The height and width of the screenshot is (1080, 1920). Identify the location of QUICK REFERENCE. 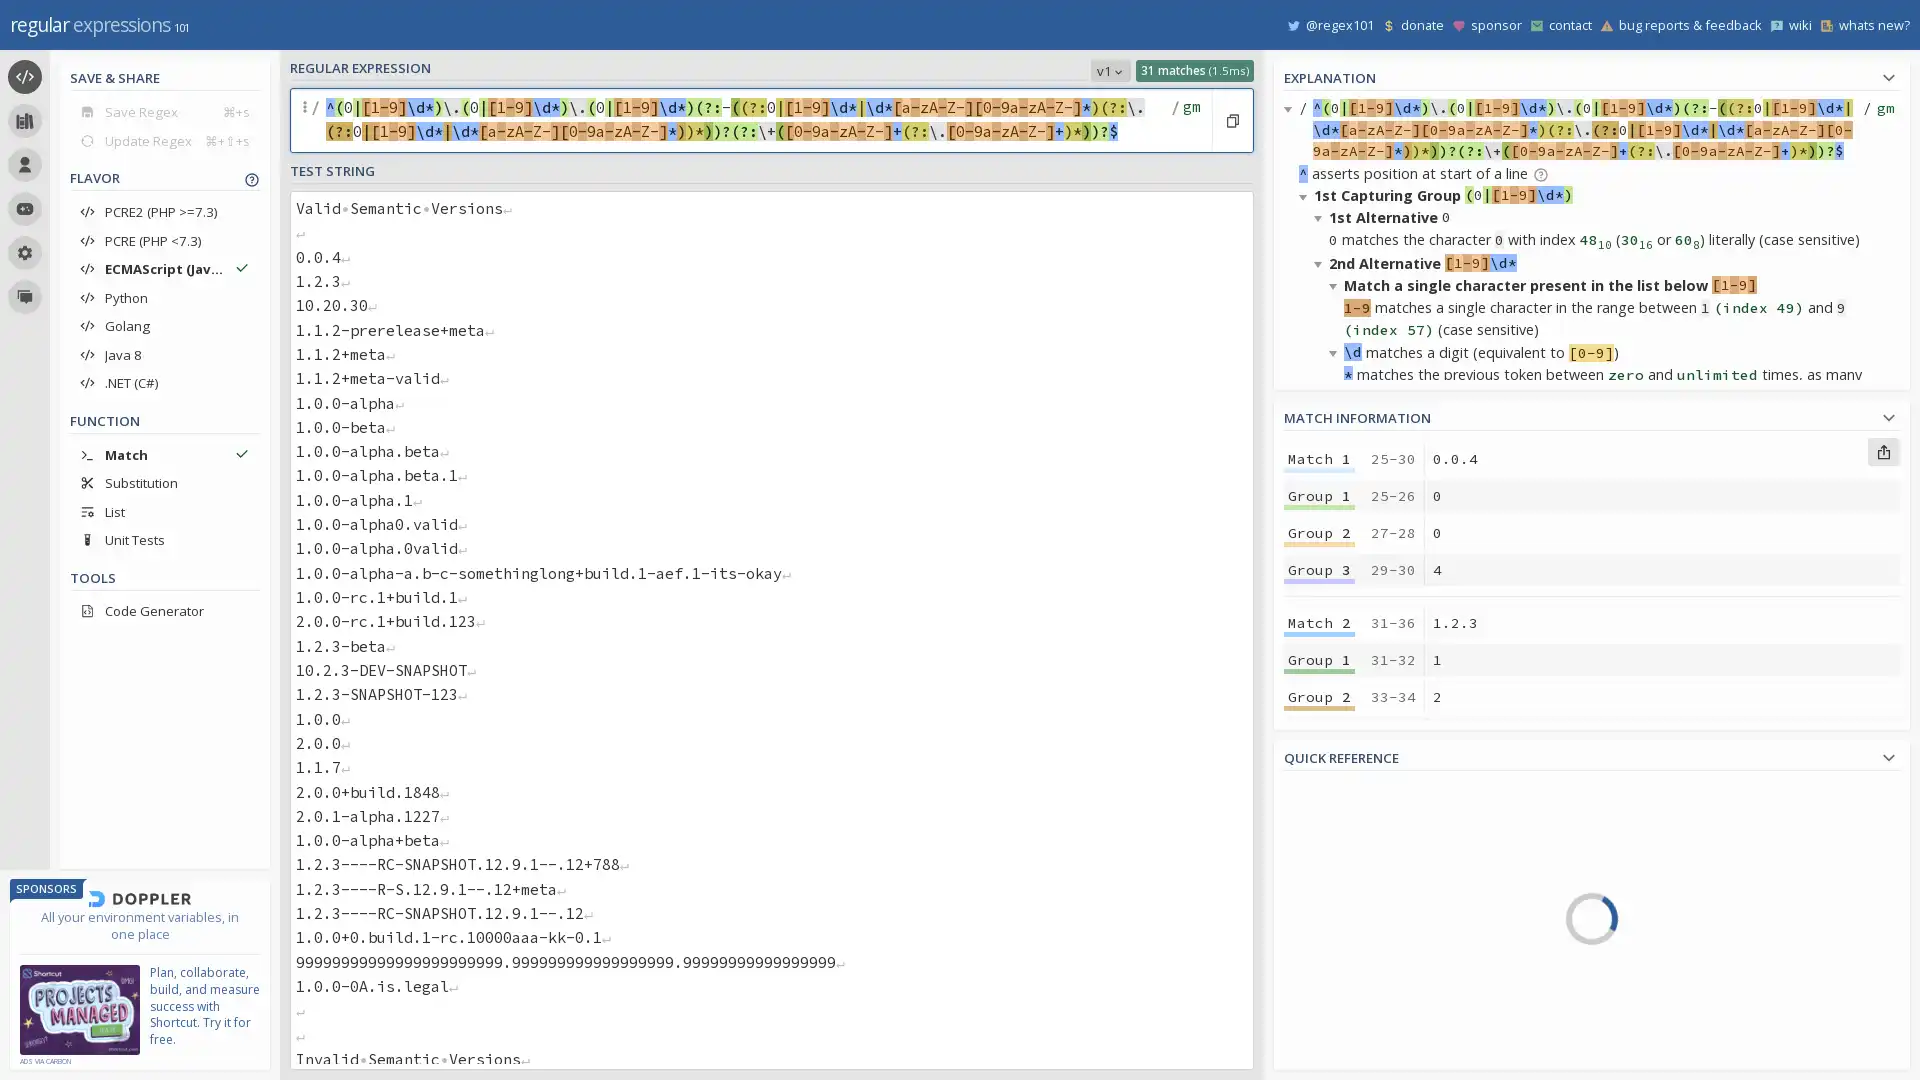
(1591, 755).